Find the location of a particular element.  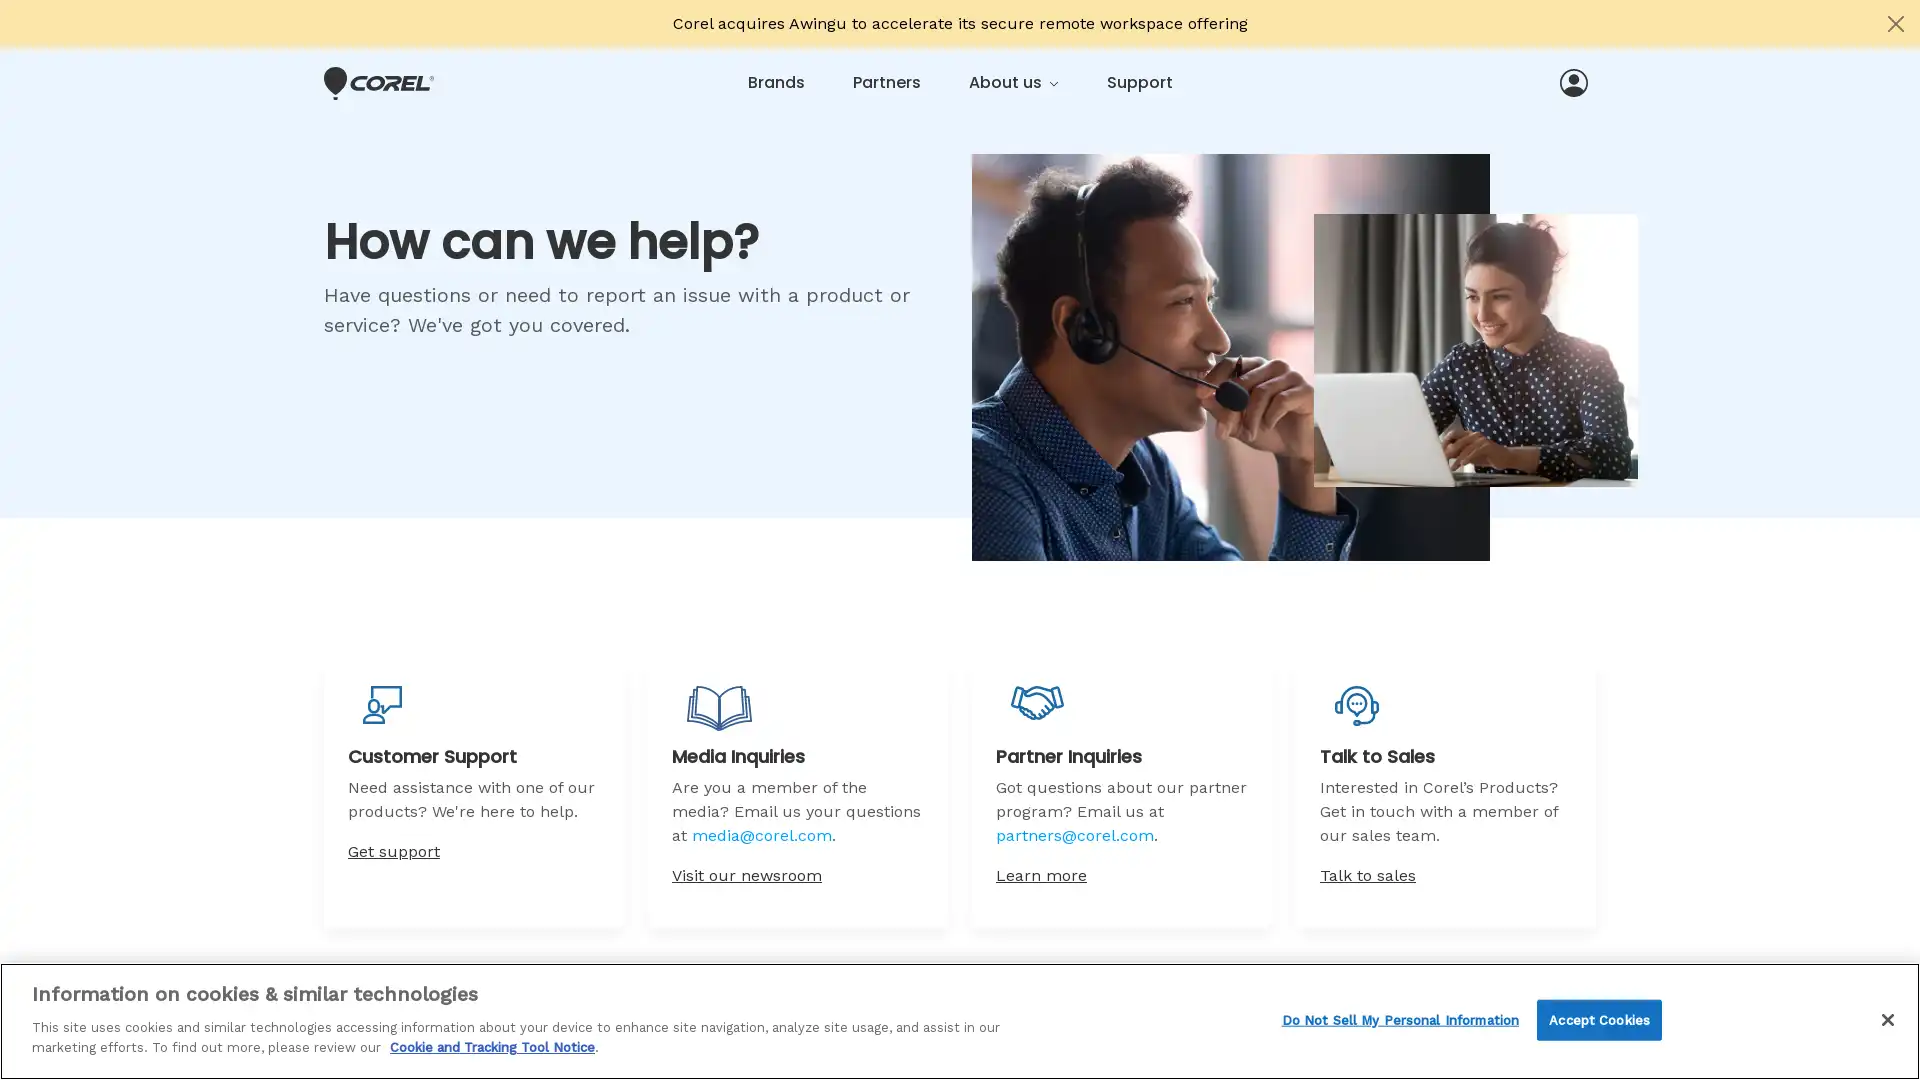

Accept Cookies is located at coordinates (1598, 1019).